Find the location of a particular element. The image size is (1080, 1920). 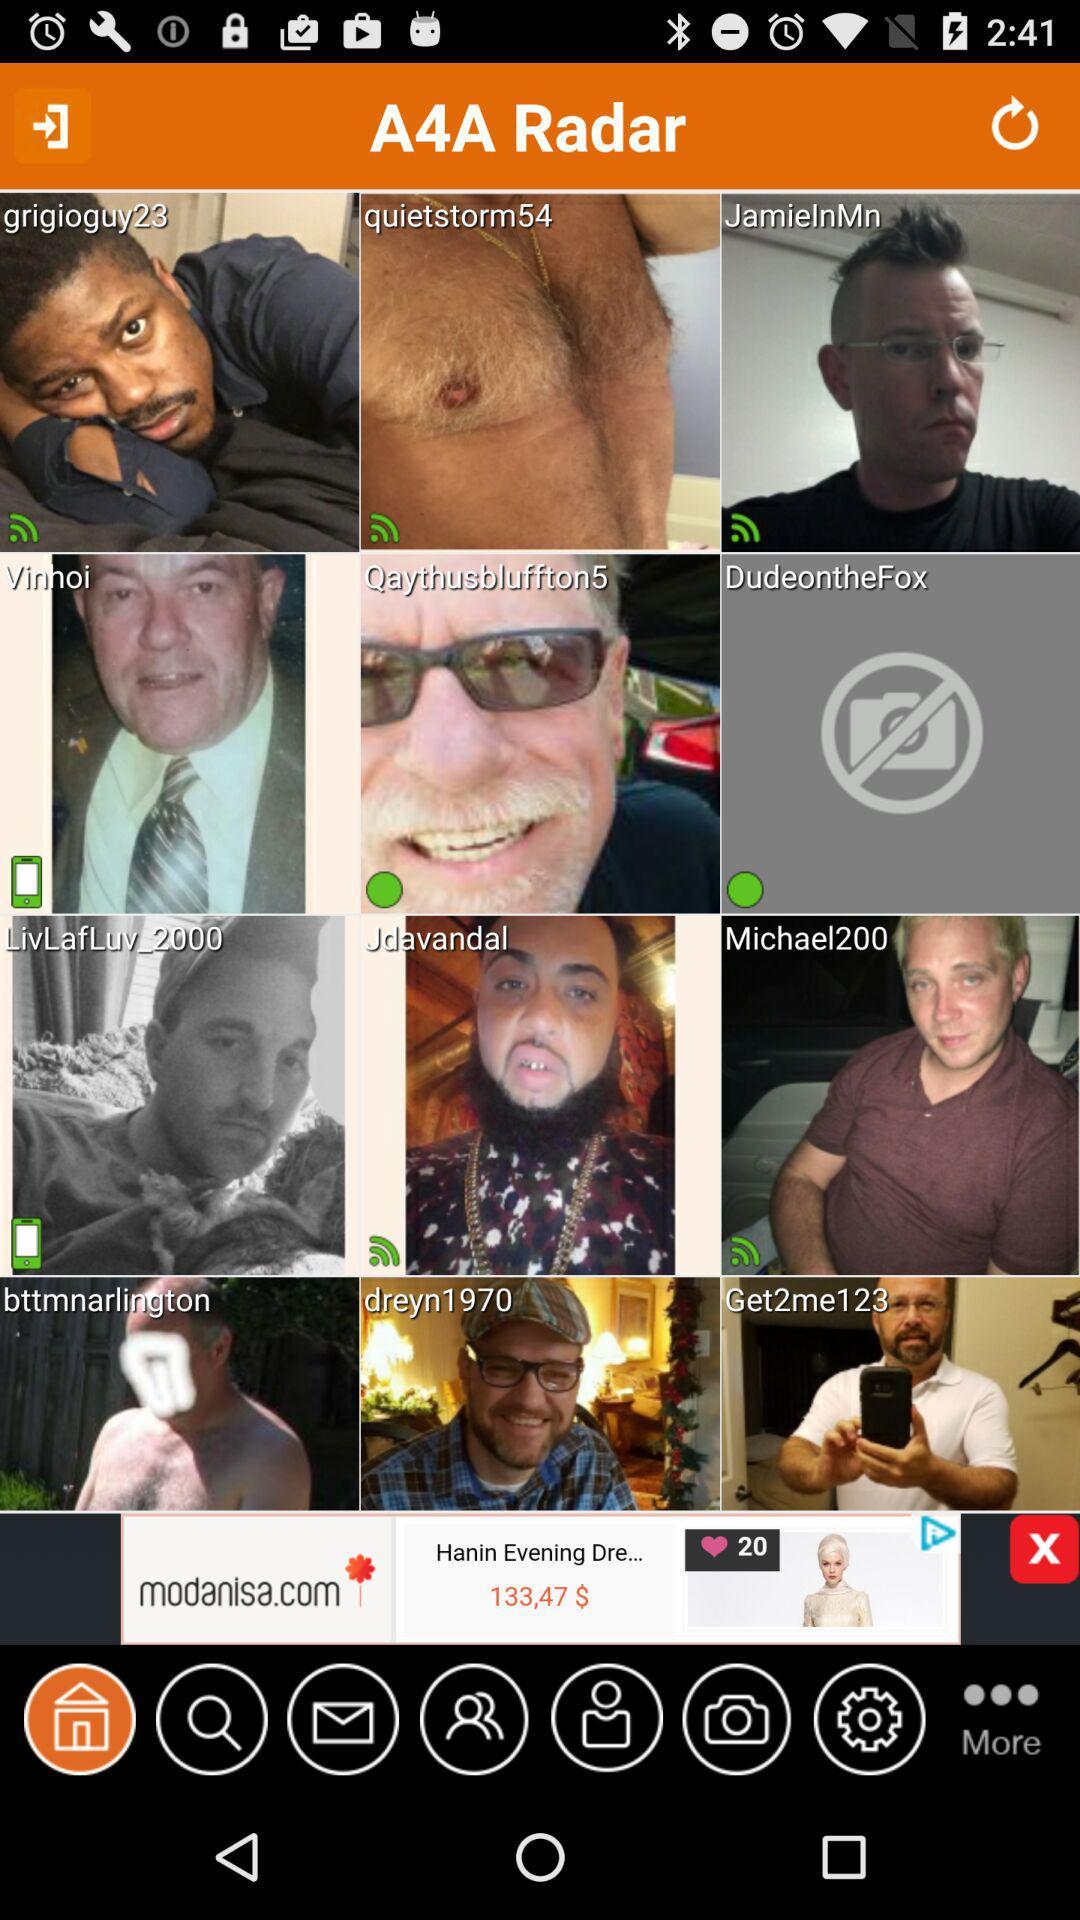

the close icon is located at coordinates (1043, 1657).